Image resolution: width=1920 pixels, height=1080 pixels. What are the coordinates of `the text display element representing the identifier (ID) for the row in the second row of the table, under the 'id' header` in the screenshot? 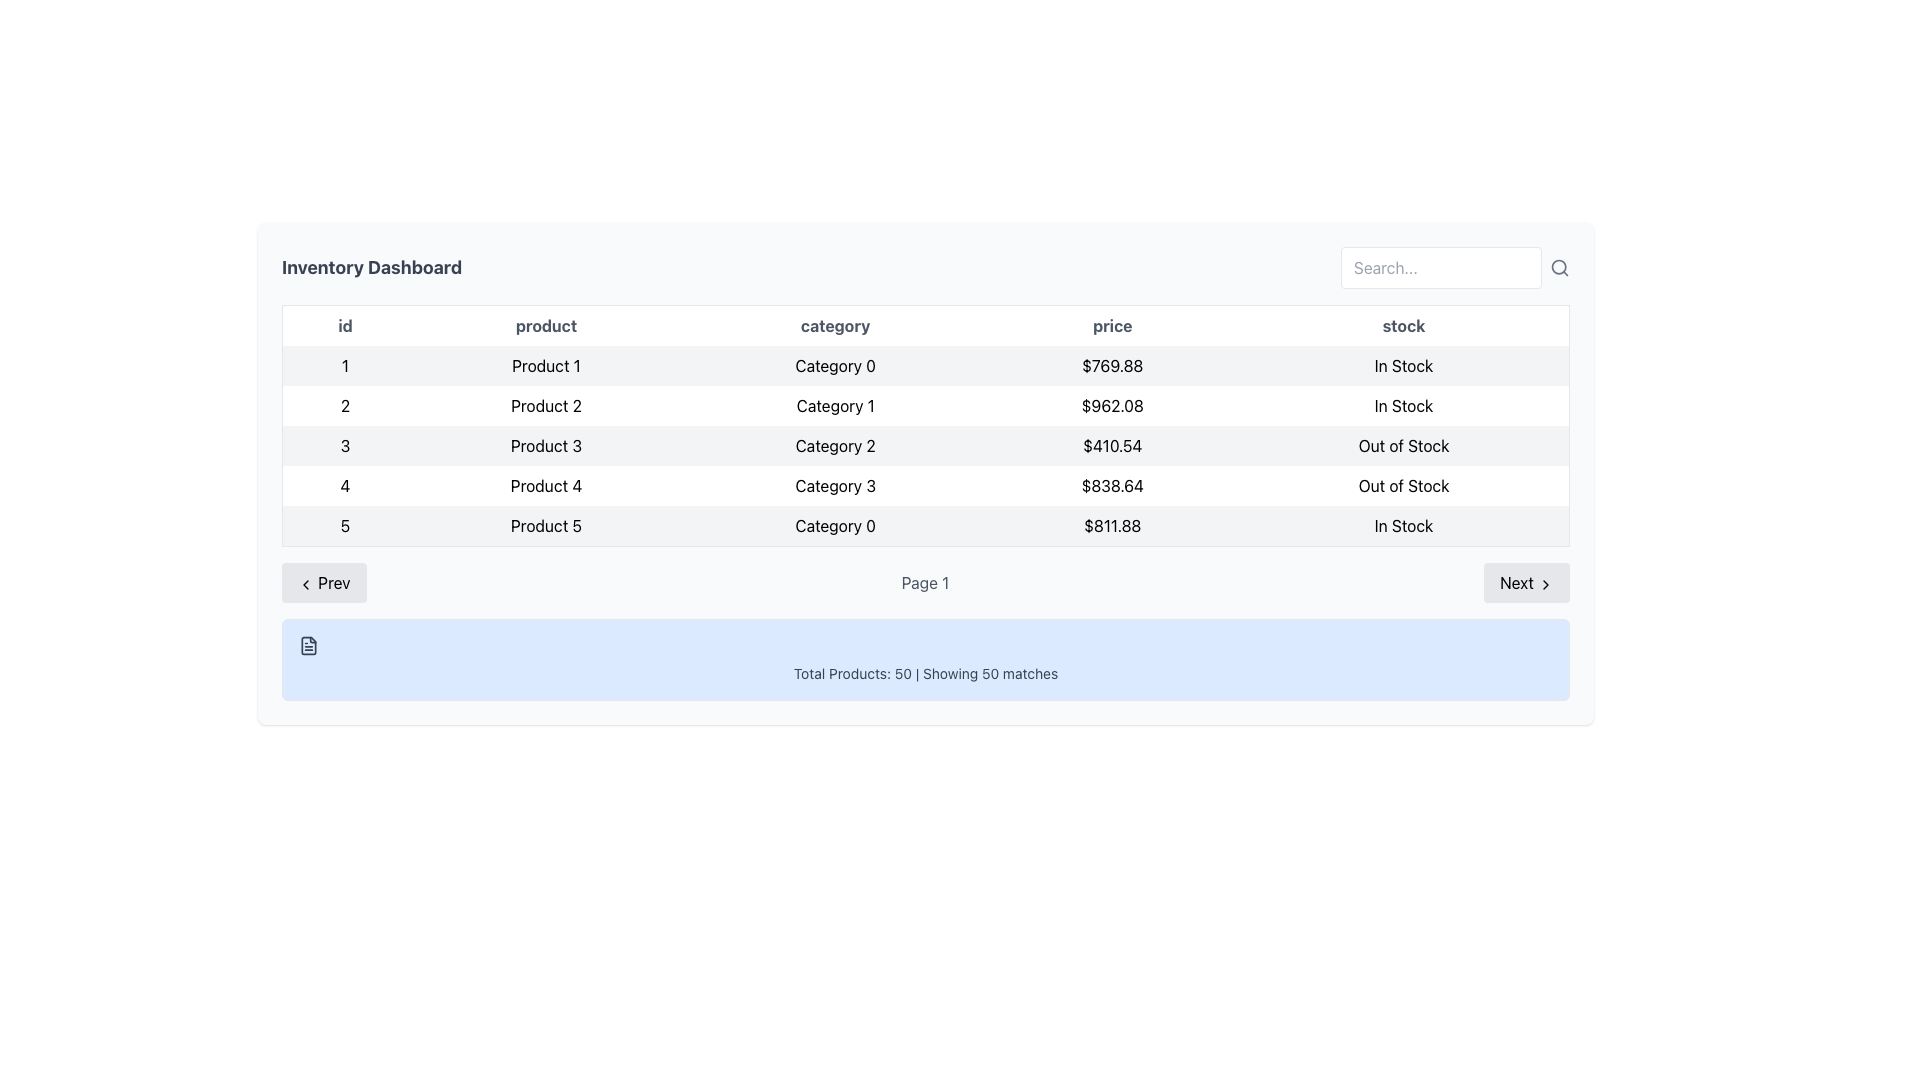 It's located at (345, 405).